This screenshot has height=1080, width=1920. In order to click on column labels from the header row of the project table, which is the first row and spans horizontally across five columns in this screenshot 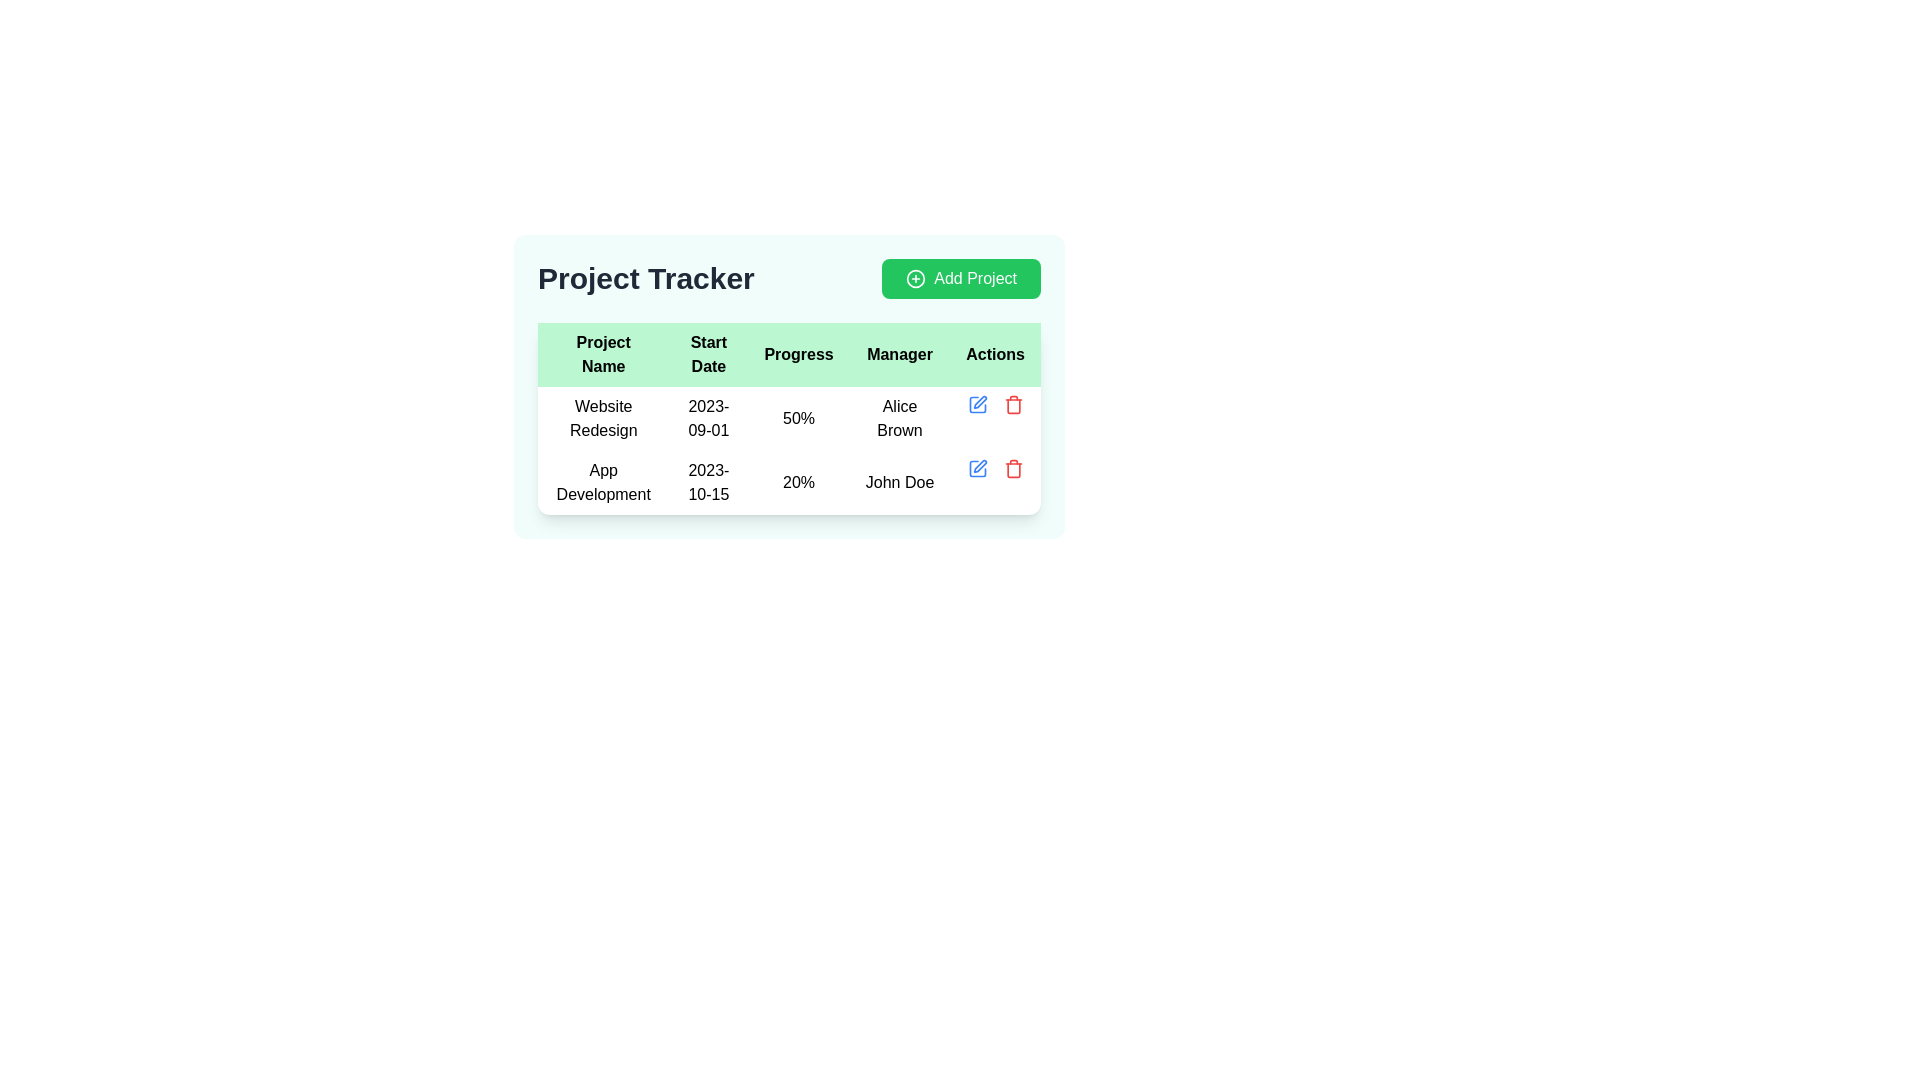, I will do `click(788, 353)`.